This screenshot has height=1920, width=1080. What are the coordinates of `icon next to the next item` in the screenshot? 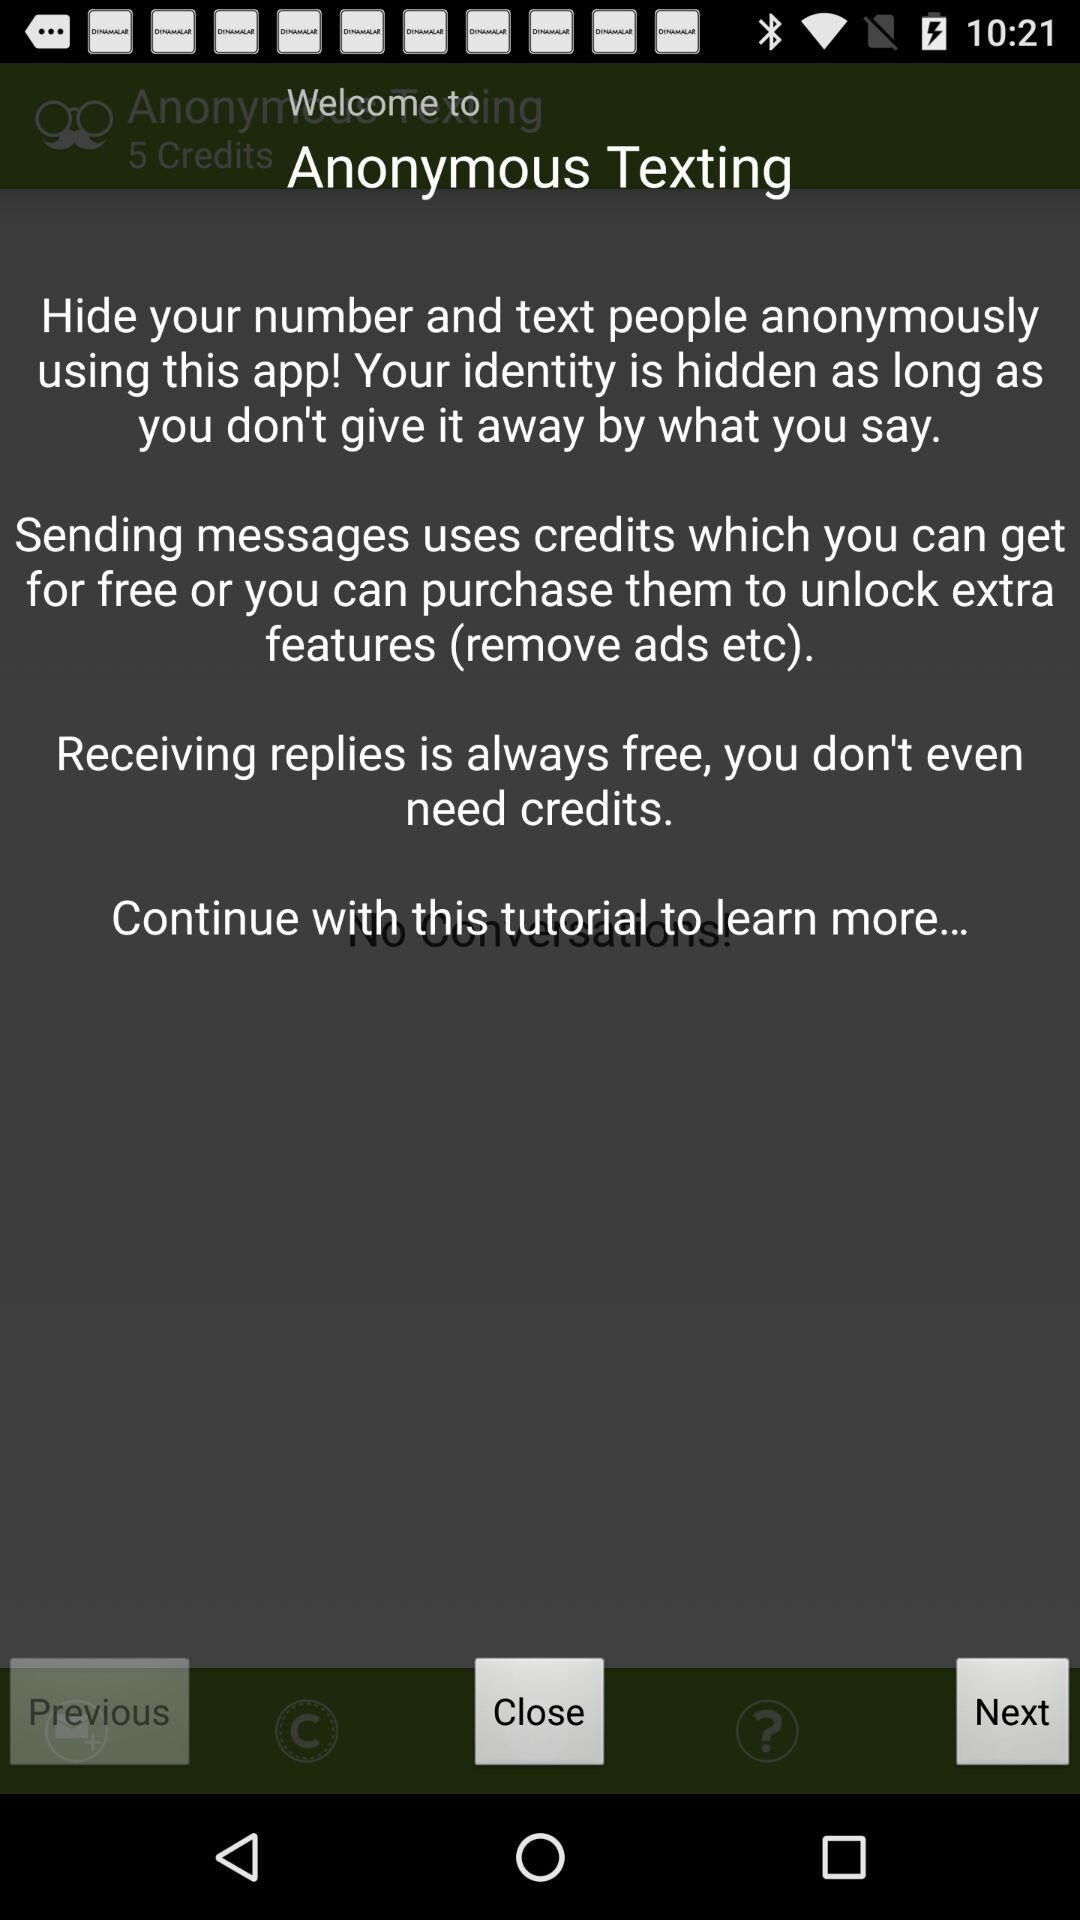 It's located at (540, 1716).